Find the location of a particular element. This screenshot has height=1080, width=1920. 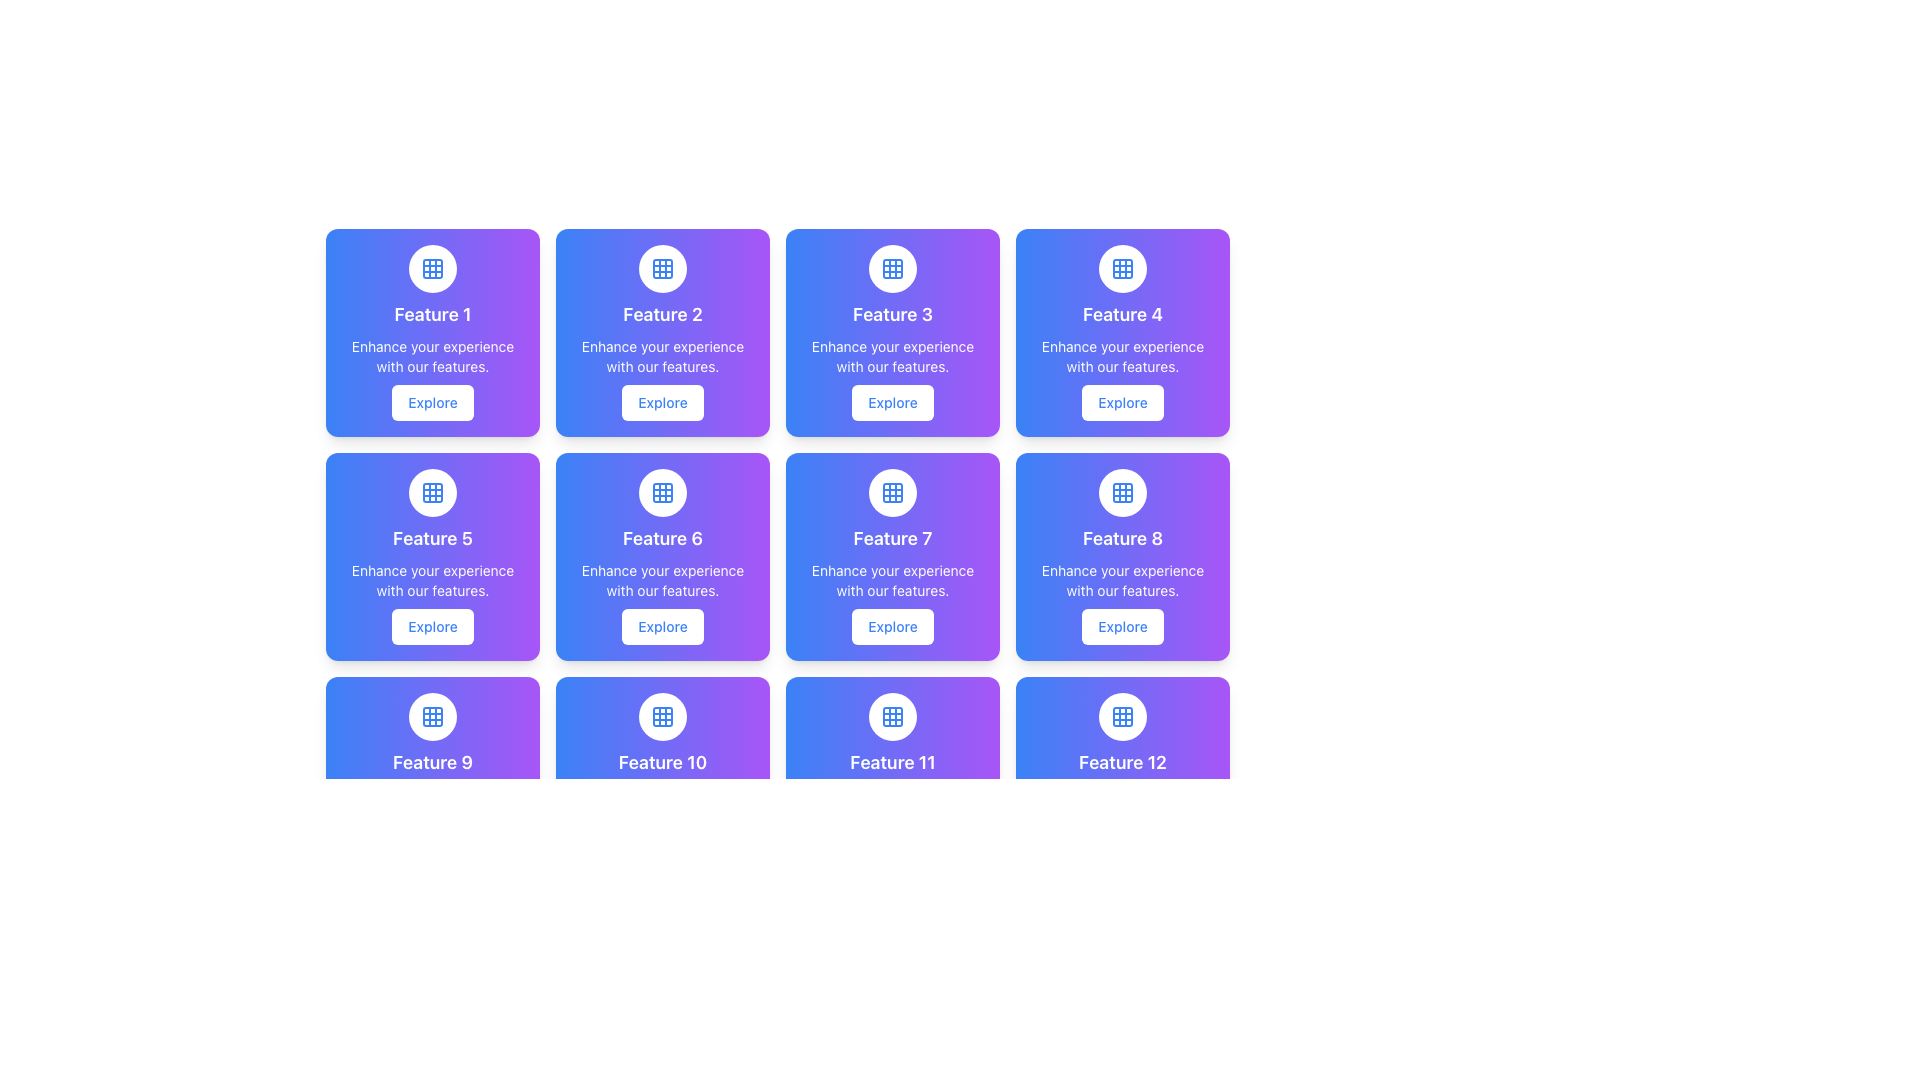

the circular white IconButton with a blue 3x3 grid pattern located in the 'Feature 11' card is located at coordinates (891, 716).